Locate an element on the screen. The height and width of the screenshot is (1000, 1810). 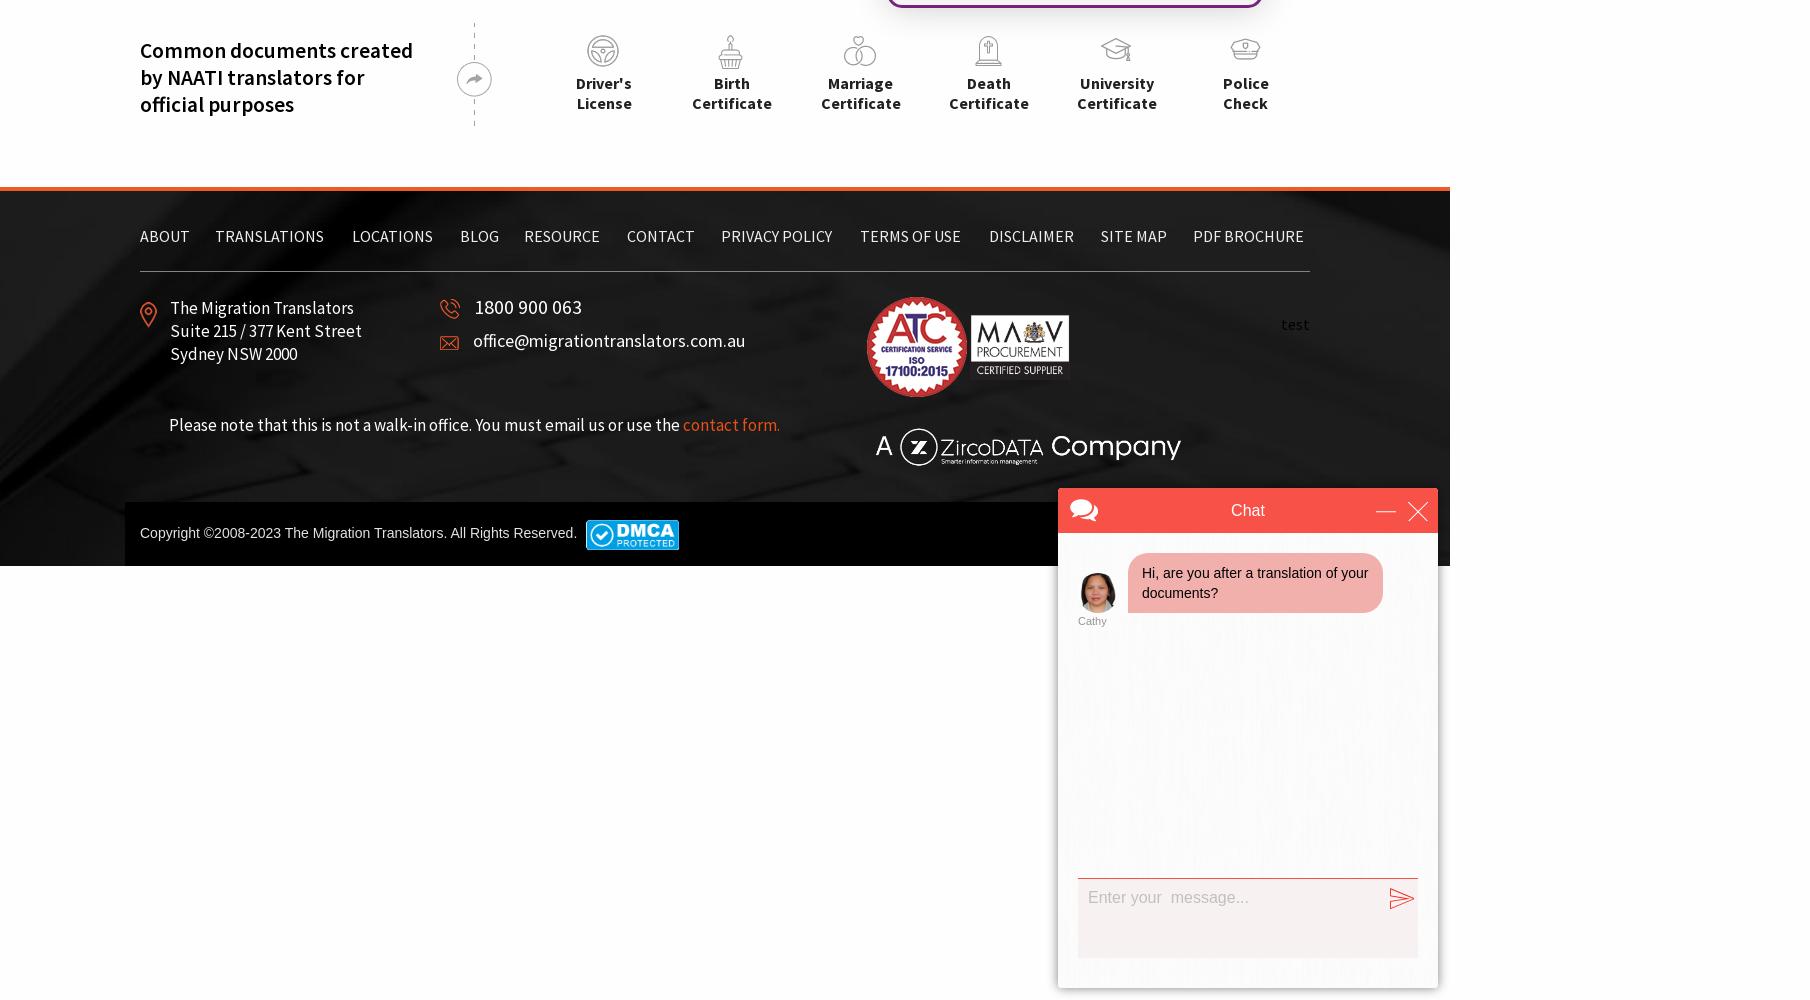
'Locations' is located at coordinates (392, 235).